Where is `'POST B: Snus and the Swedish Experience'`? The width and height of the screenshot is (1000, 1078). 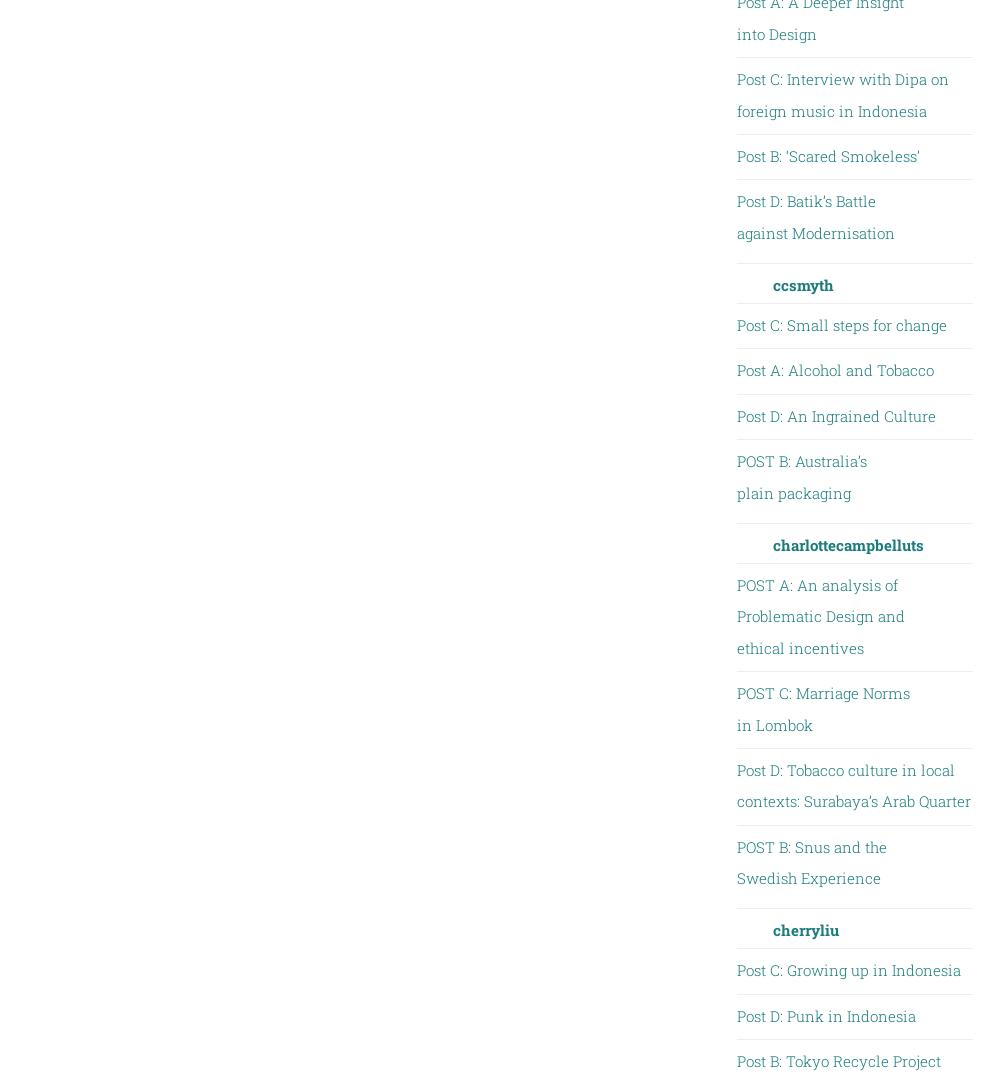
'POST B: Snus and the Swedish Experience' is located at coordinates (811, 860).